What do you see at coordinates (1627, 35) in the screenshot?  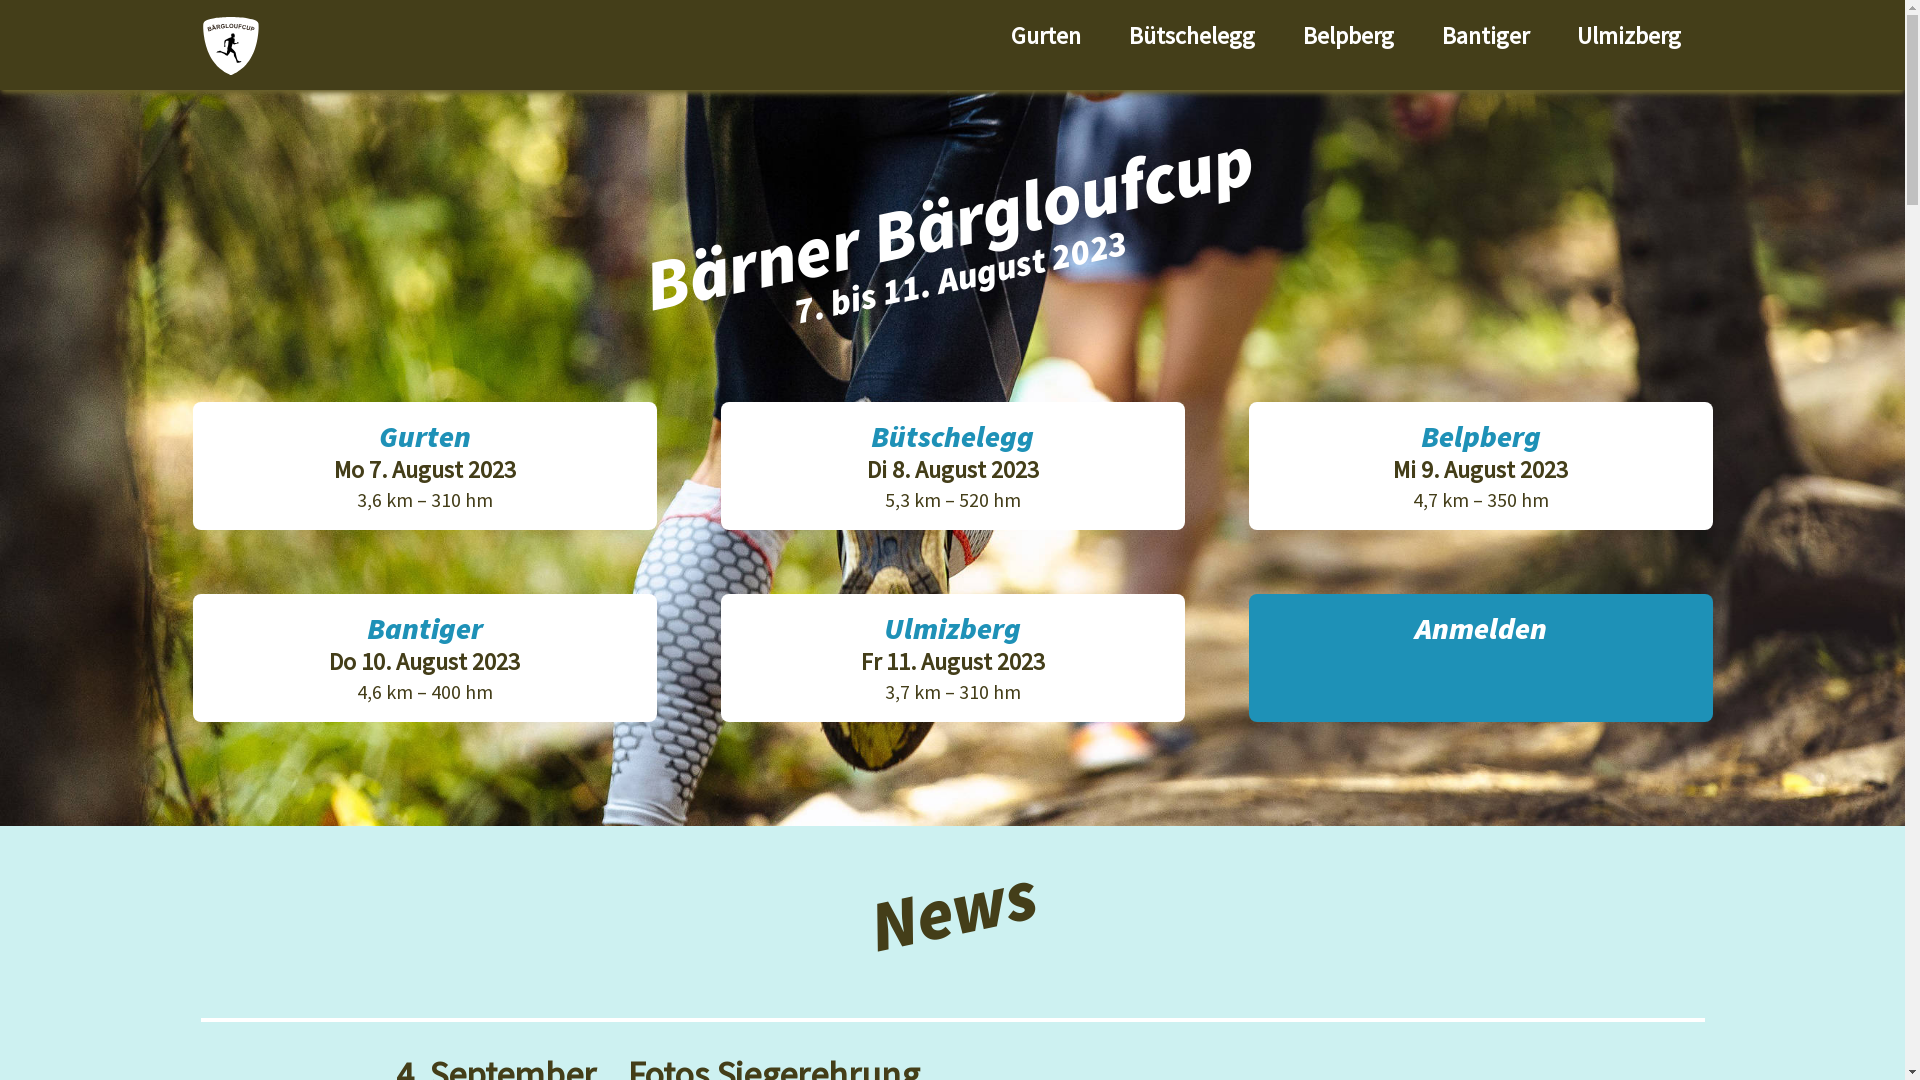 I see `'Ulmizberg'` at bounding box center [1627, 35].